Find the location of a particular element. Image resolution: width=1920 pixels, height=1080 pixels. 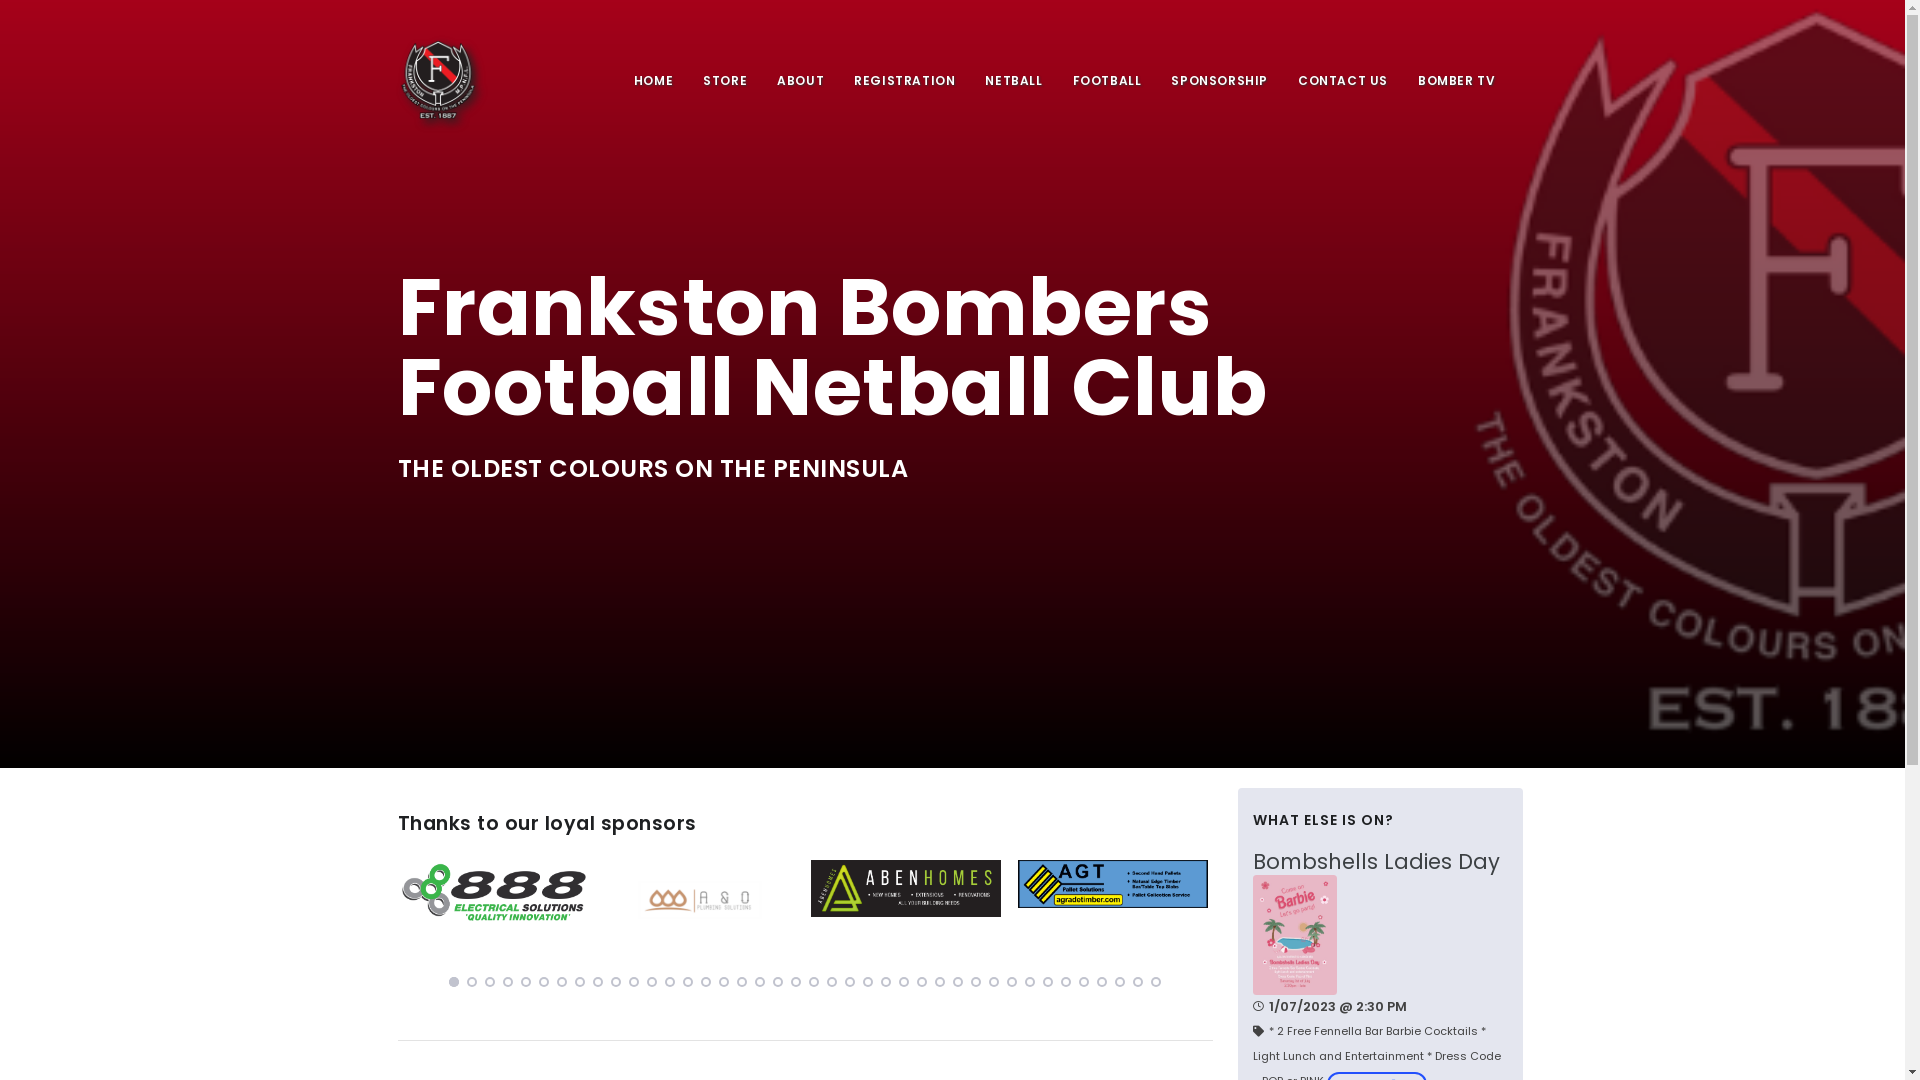

'ABOUT' is located at coordinates (800, 79).